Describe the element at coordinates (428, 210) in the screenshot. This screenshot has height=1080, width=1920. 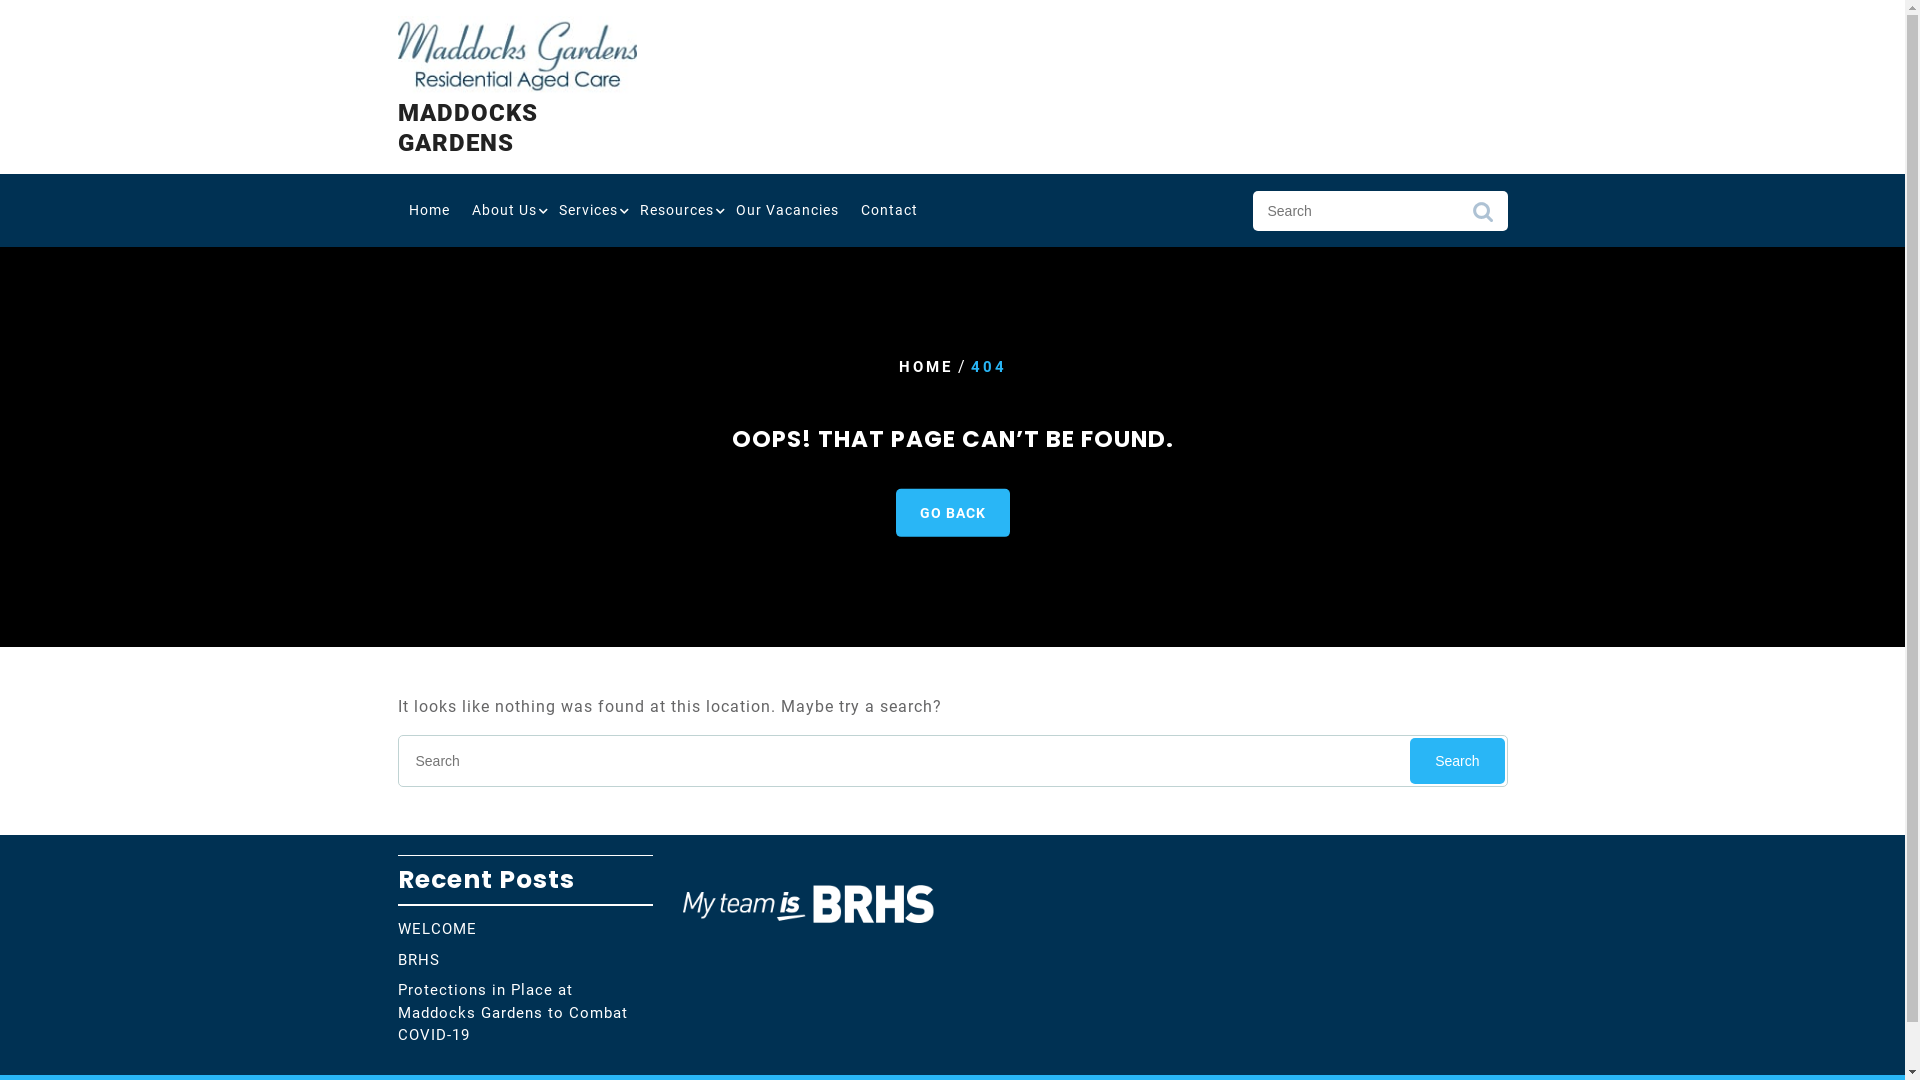
I see `'Home'` at that location.